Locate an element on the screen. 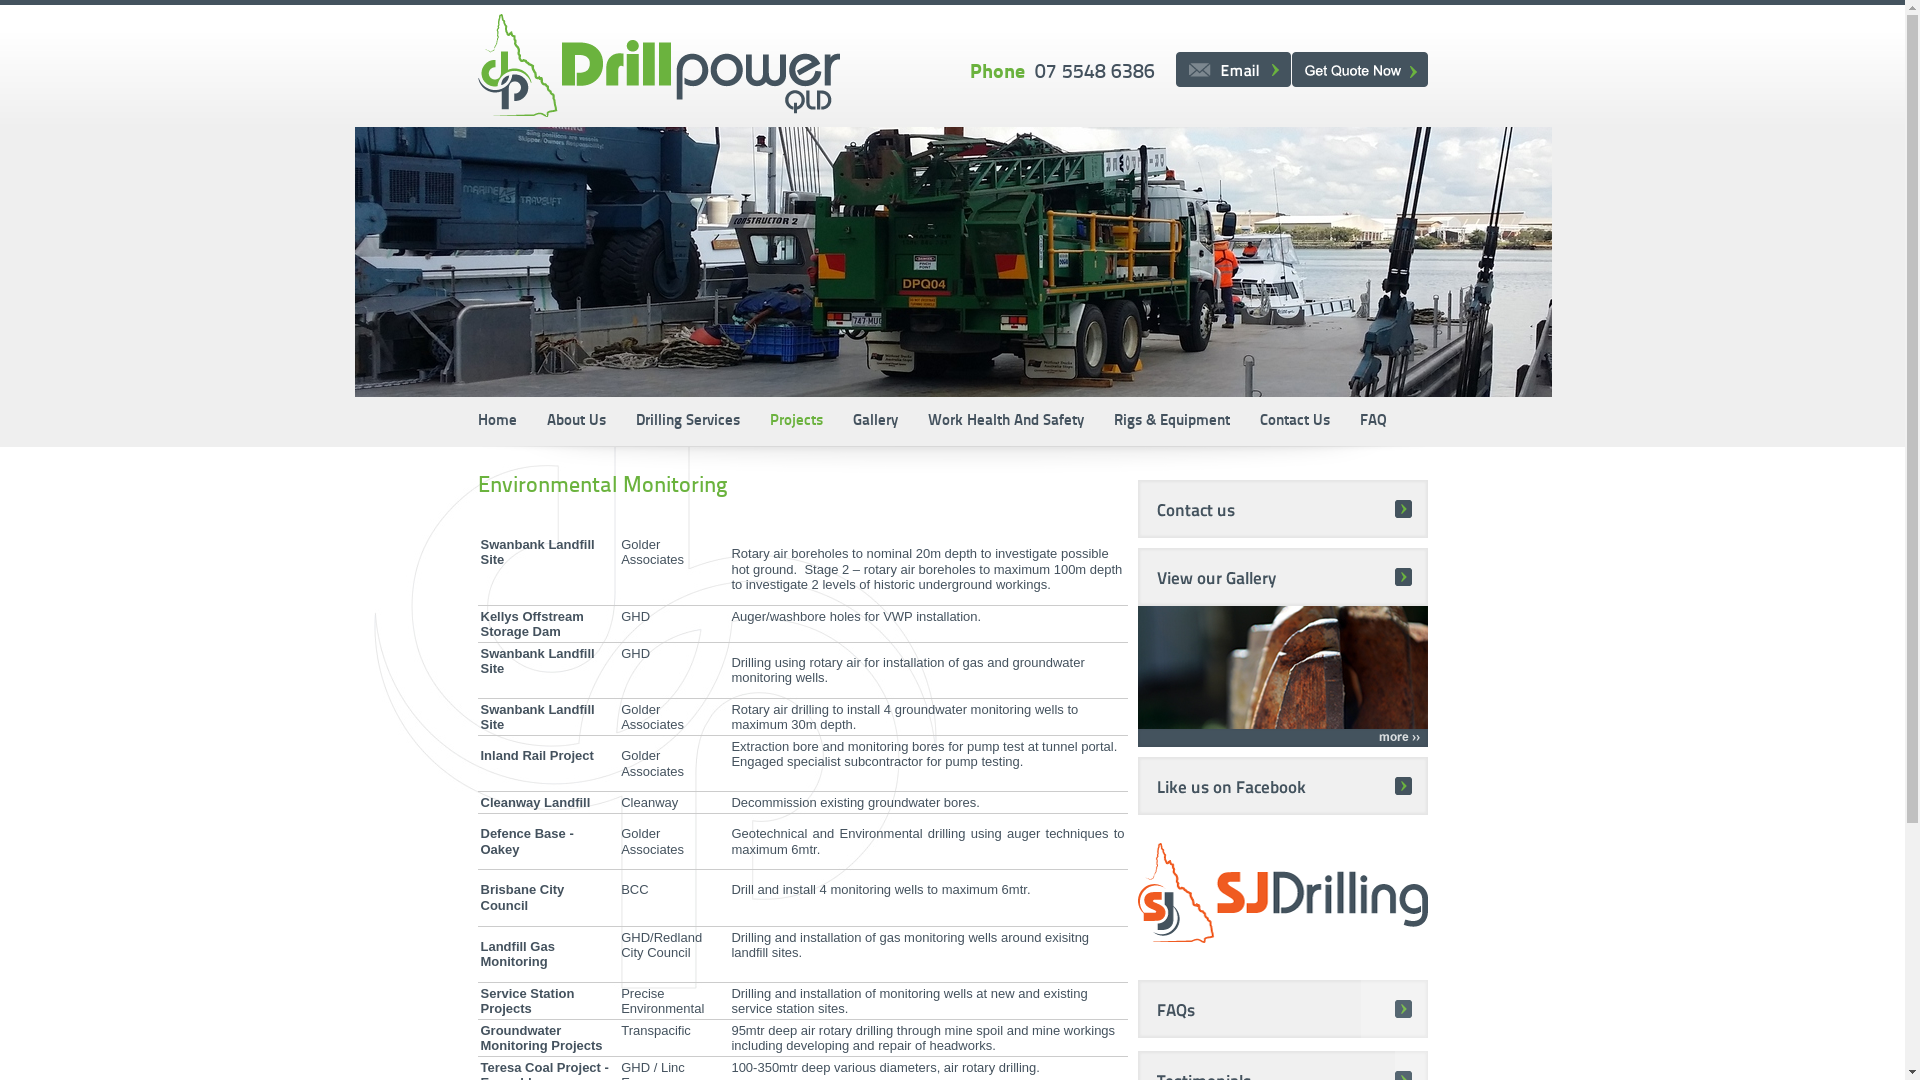 The image size is (1920, 1080). 'About Us' is located at coordinates (532, 420).